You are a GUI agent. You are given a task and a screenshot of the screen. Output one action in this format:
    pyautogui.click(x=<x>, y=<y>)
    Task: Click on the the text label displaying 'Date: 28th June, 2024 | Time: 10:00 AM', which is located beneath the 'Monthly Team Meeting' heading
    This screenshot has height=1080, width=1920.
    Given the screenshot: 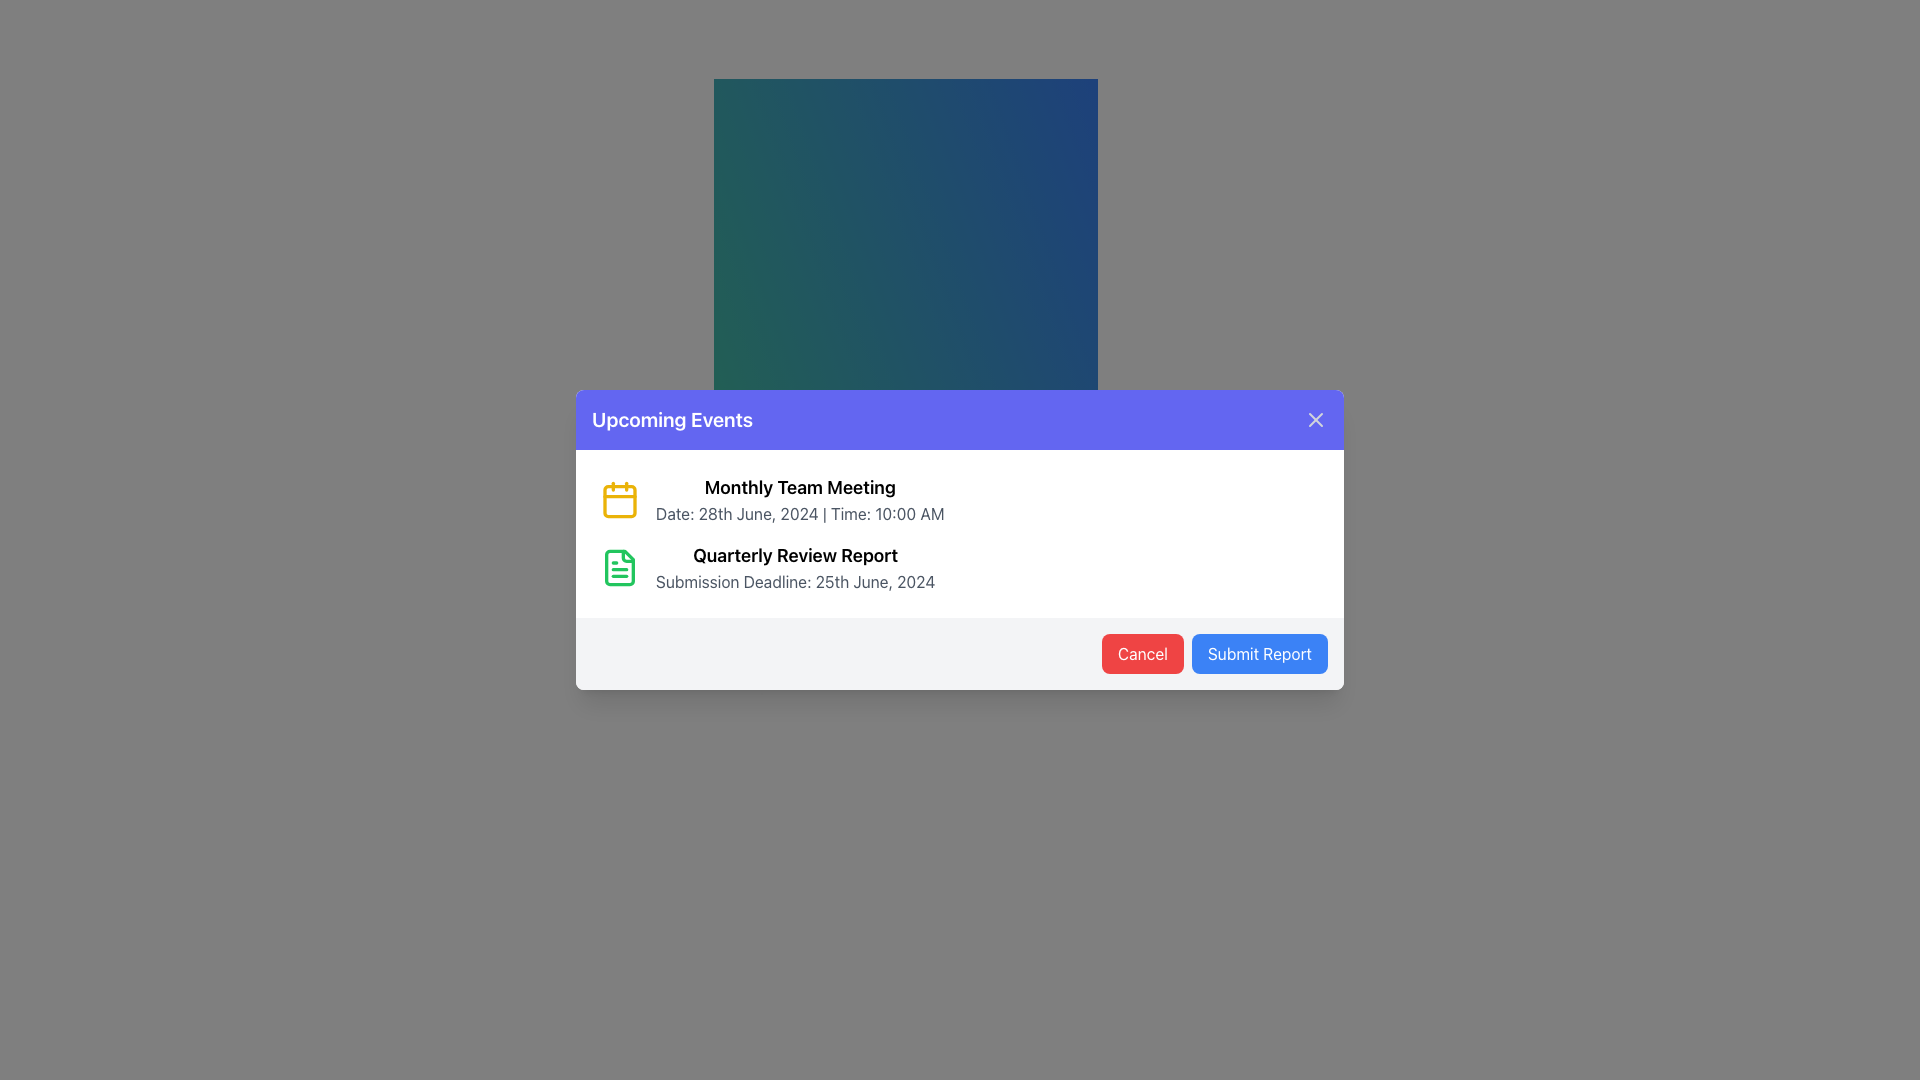 What is the action you would take?
    pyautogui.click(x=800, y=512)
    